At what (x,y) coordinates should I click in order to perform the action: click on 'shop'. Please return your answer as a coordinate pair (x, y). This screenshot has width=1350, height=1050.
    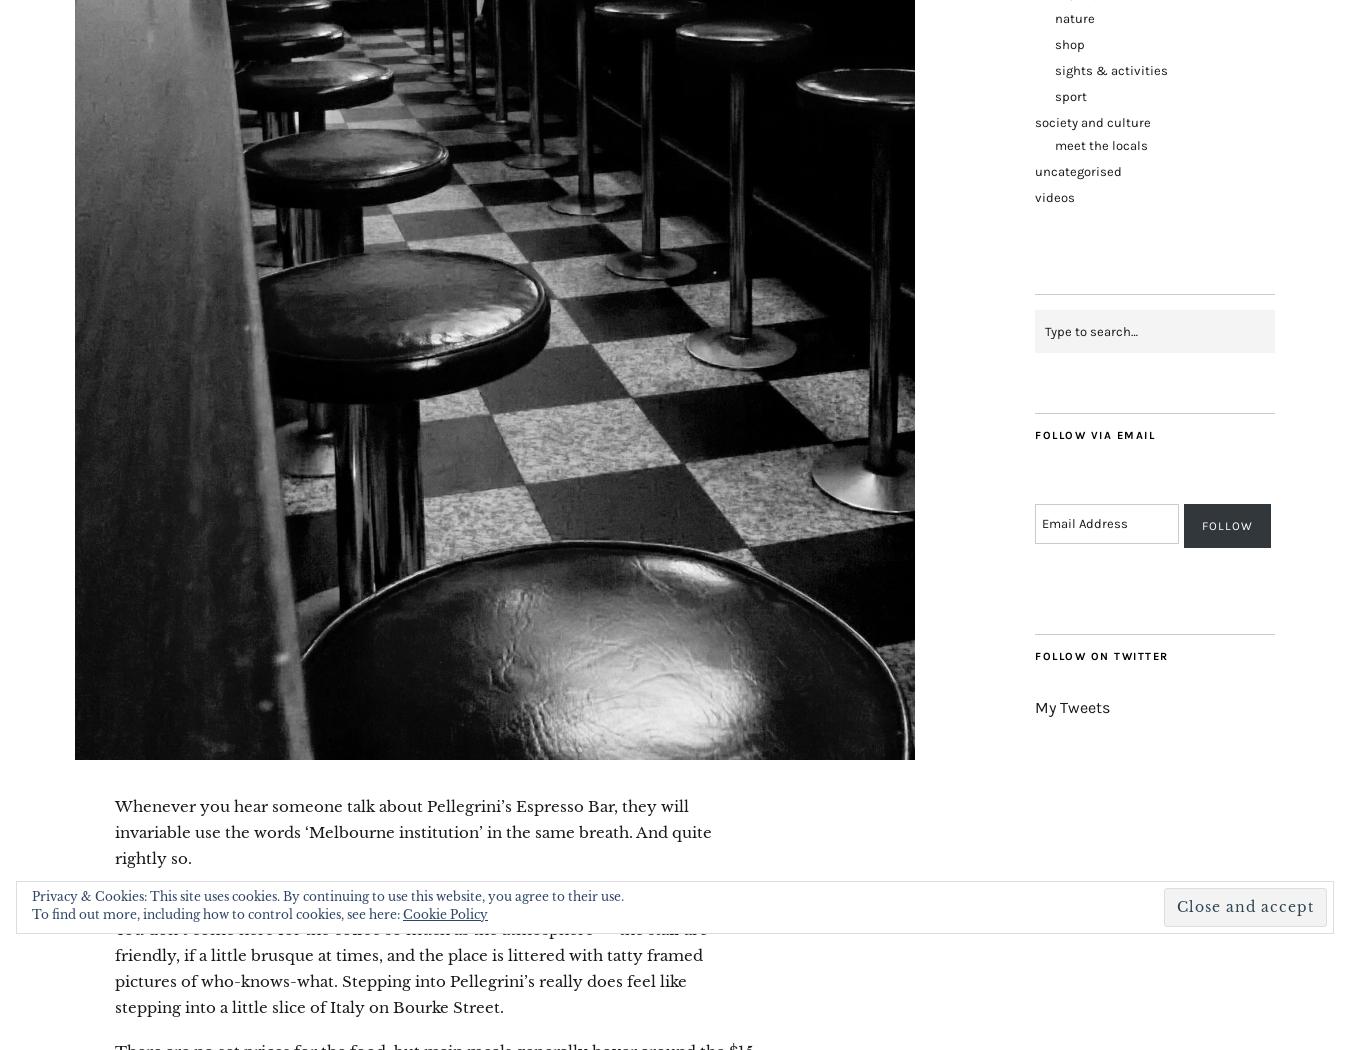
    Looking at the image, I should click on (1055, 42).